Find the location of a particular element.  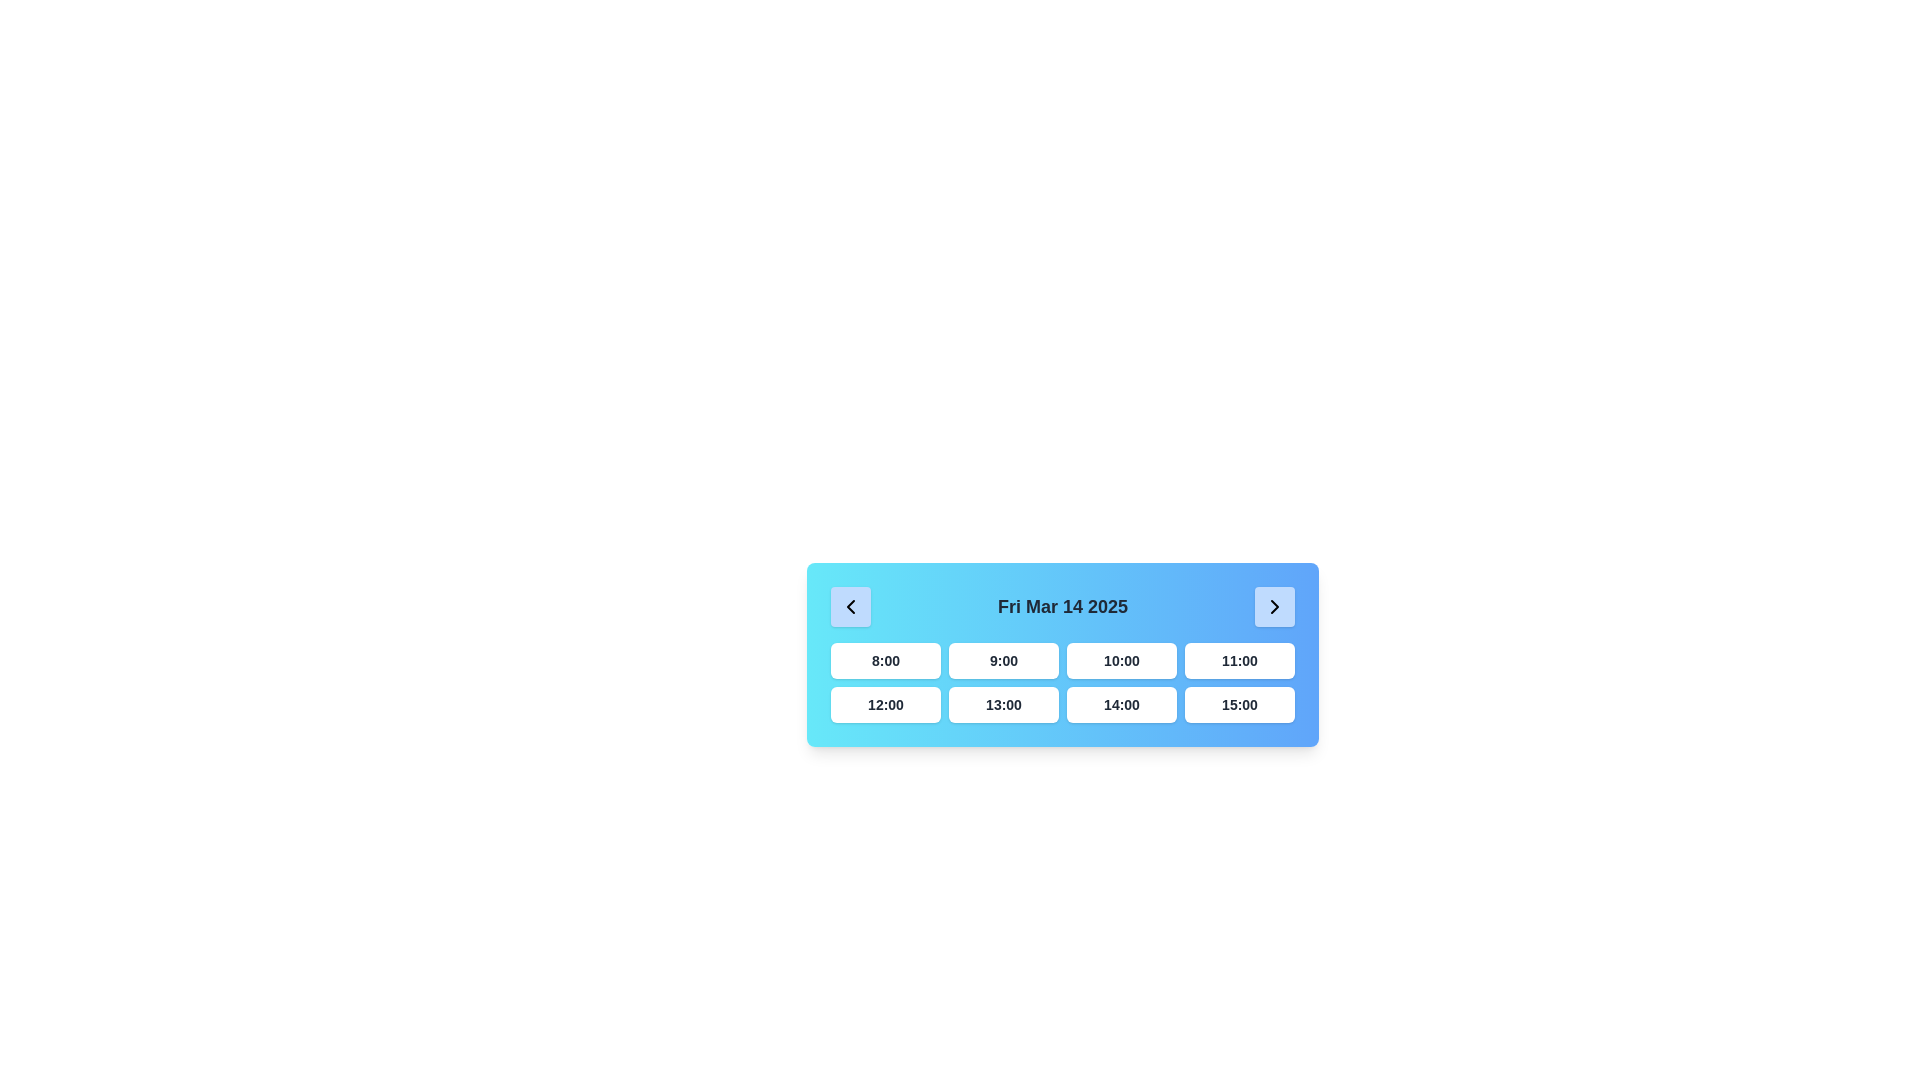

the vector graphic navigation button located to the left of 'Fri Mar 14 2025' is located at coordinates (850, 605).